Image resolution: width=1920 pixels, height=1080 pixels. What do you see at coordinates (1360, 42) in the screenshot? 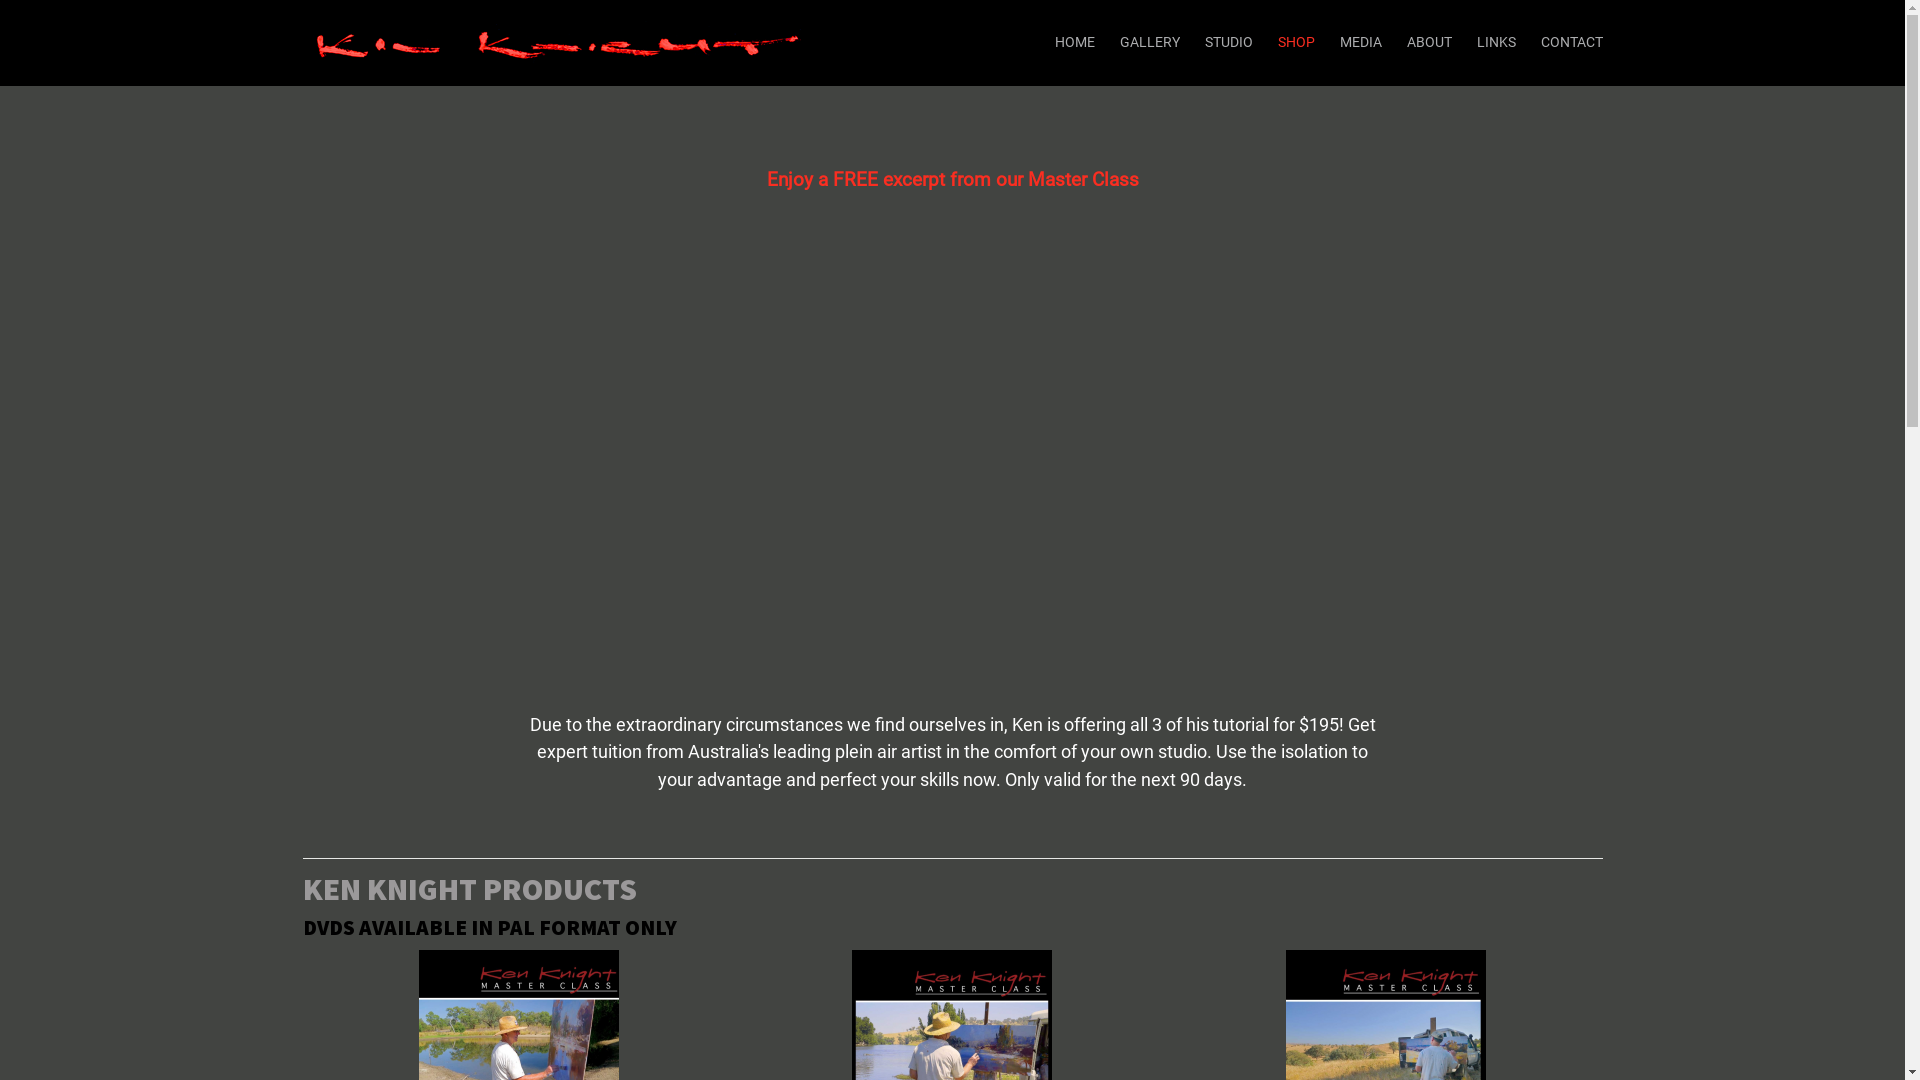
I see `'MEDIA'` at bounding box center [1360, 42].